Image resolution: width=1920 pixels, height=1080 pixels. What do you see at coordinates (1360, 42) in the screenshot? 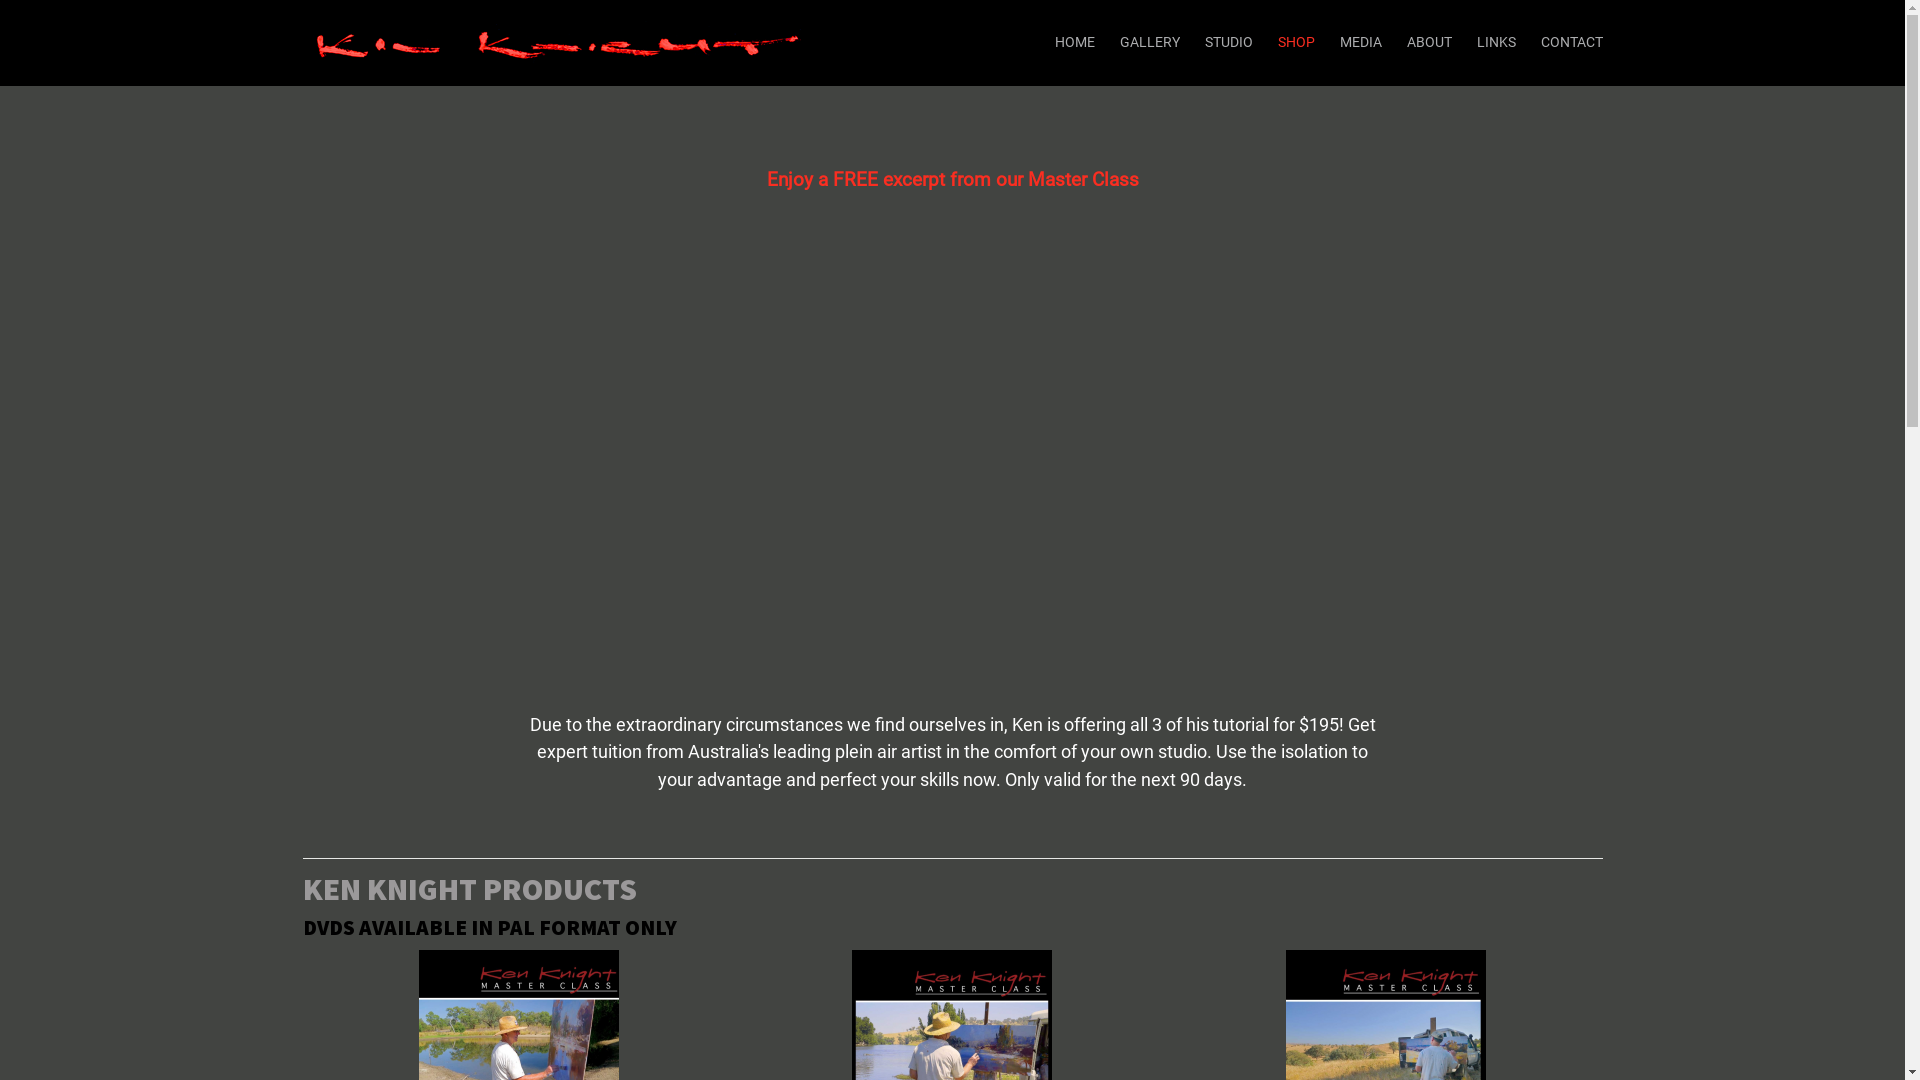
I see `'MEDIA'` at bounding box center [1360, 42].